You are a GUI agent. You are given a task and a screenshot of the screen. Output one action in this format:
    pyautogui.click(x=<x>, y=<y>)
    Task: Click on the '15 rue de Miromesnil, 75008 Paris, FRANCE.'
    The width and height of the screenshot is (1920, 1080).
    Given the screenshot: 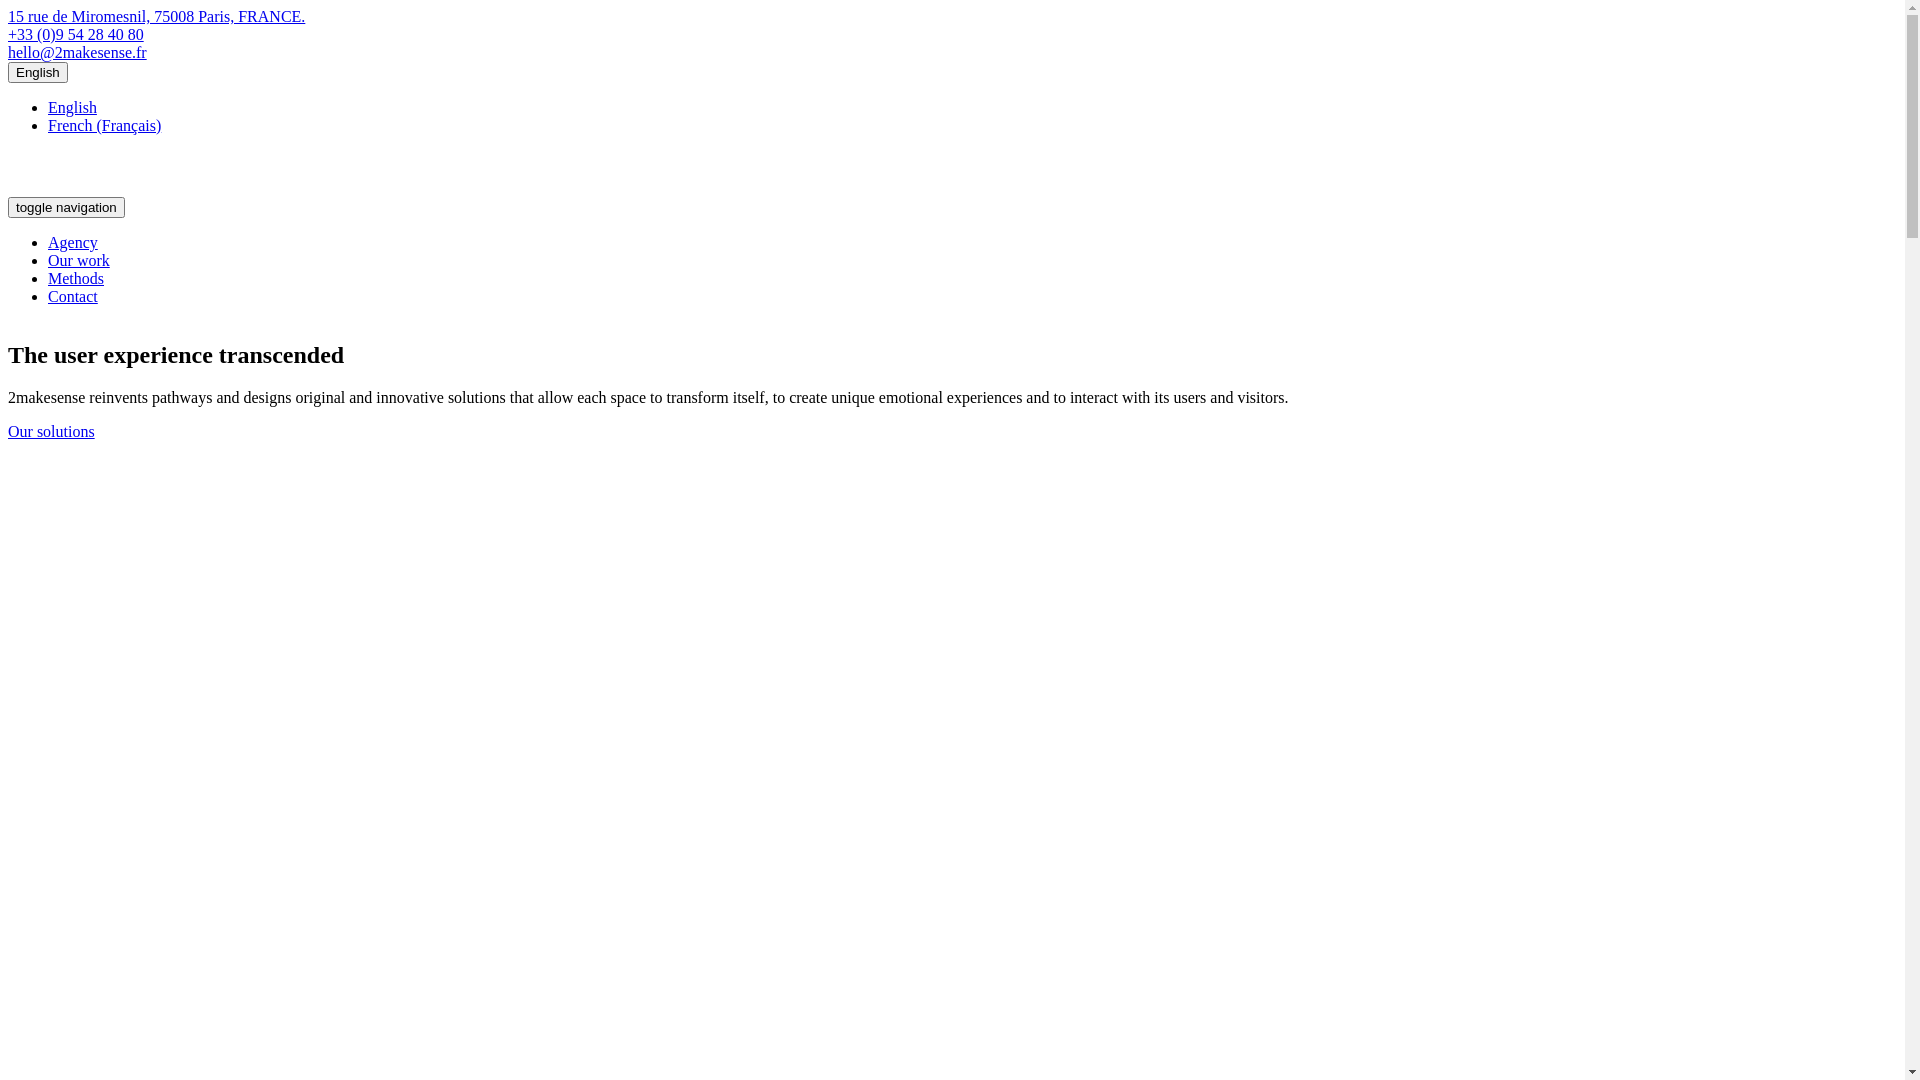 What is the action you would take?
    pyautogui.click(x=155, y=16)
    